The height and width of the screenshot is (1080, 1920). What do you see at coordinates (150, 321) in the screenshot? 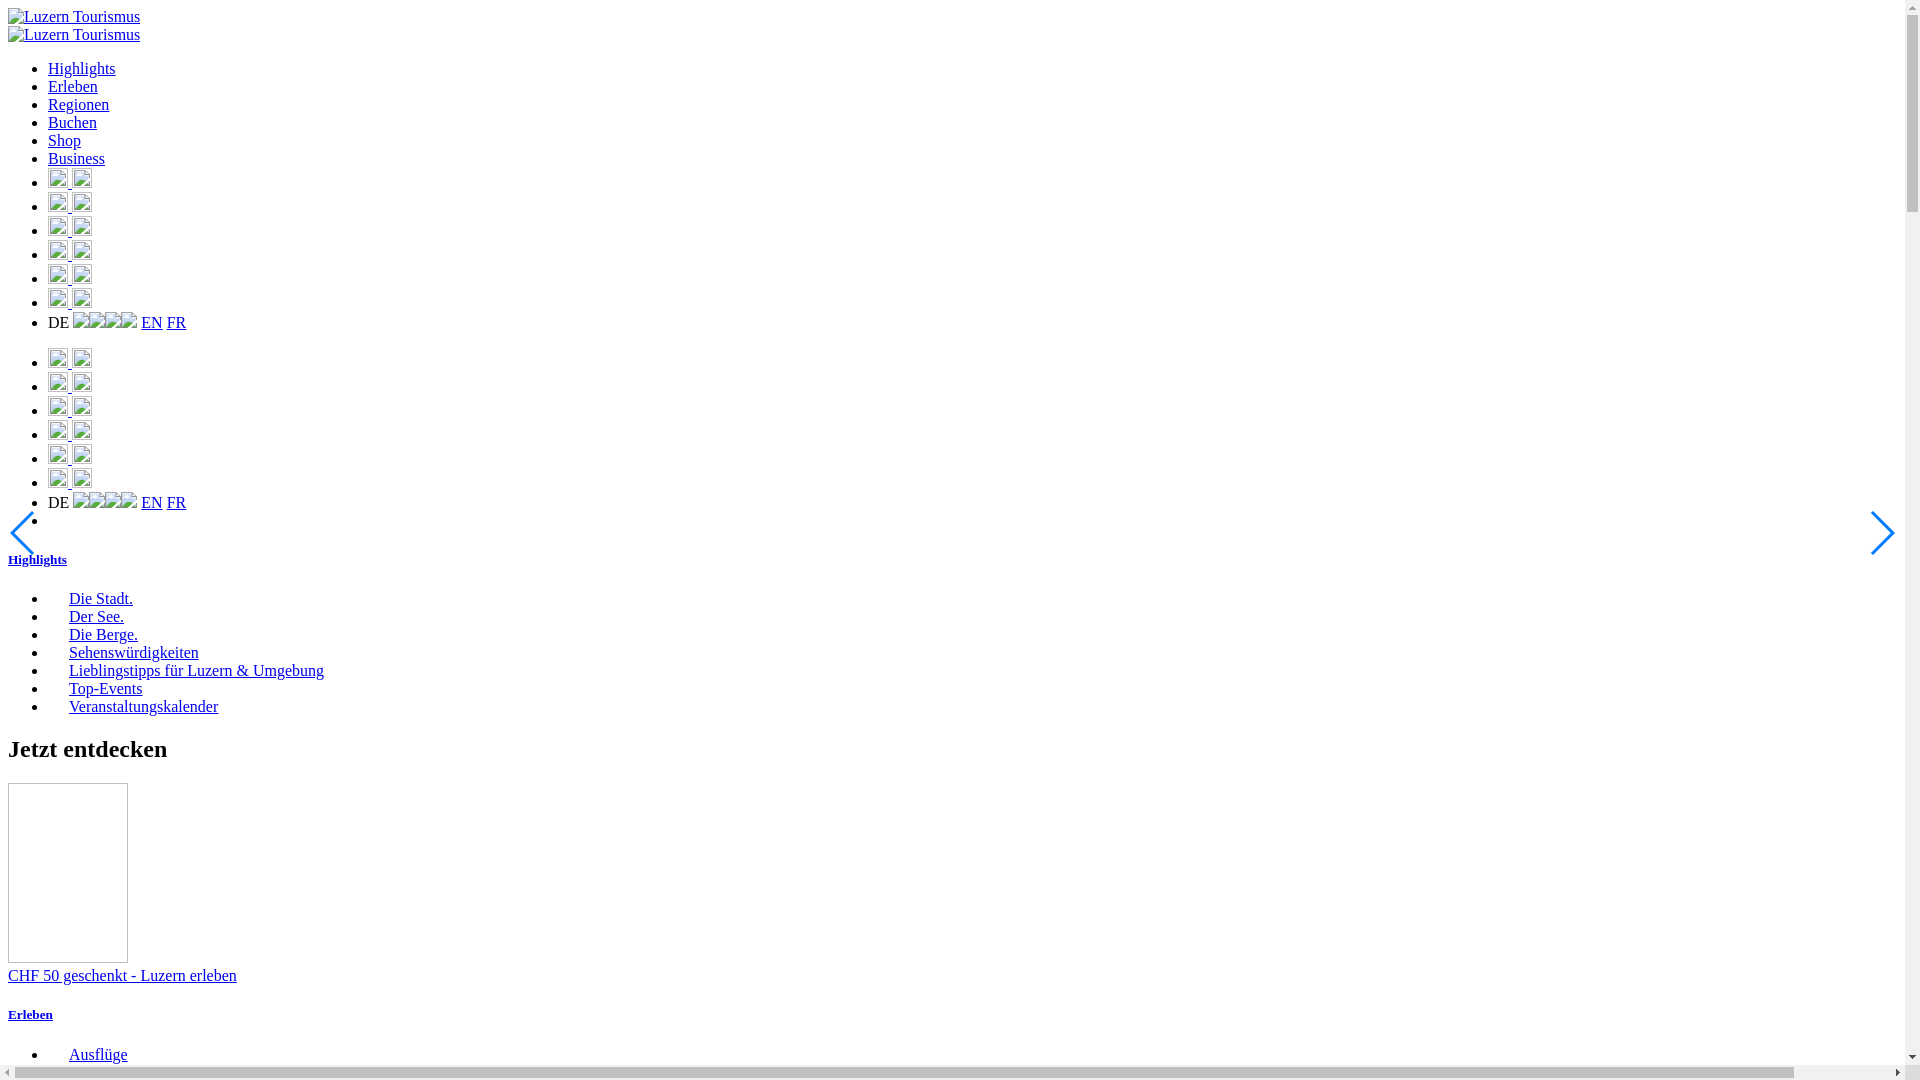
I see `'EN'` at bounding box center [150, 321].